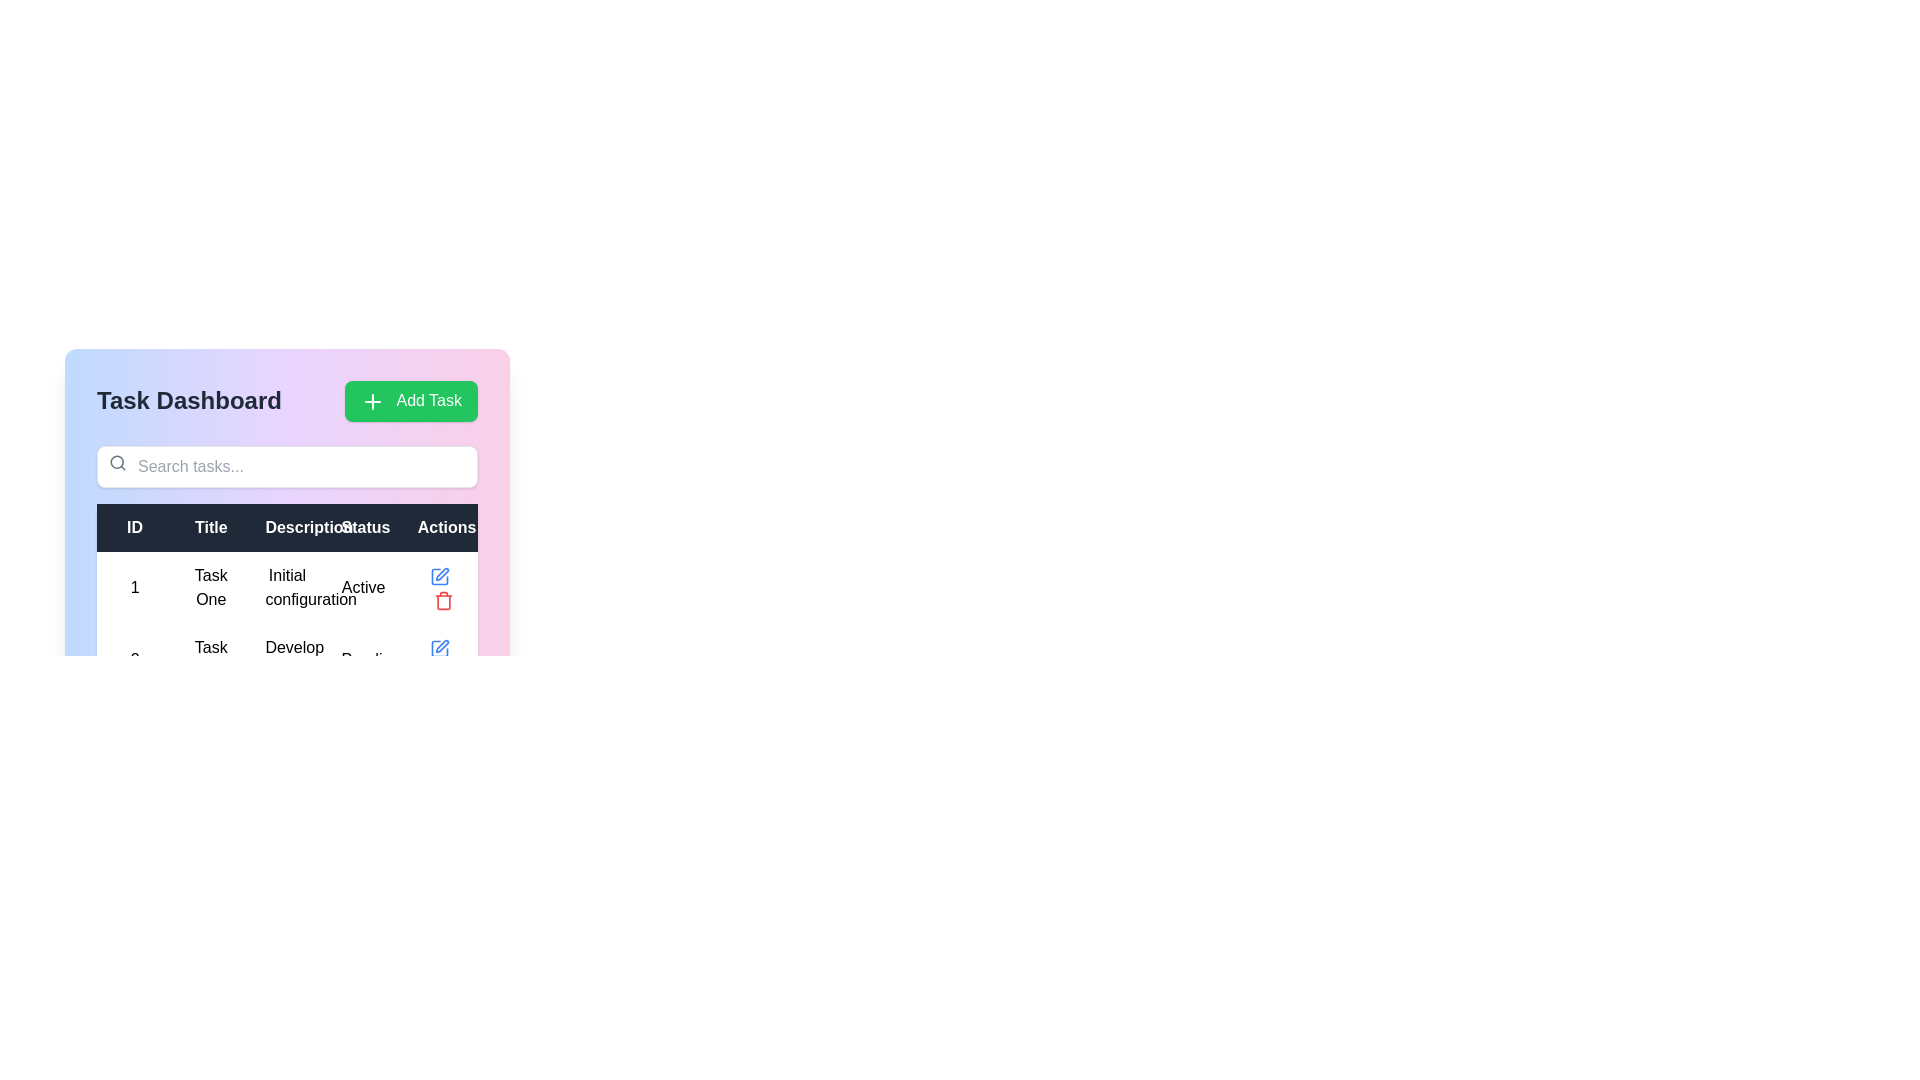 Image resolution: width=1920 pixels, height=1080 pixels. What do you see at coordinates (438, 575) in the screenshot?
I see `the edit button located in the first row of the table under the 'Actions' column, which is the second interactive element in that cell` at bounding box center [438, 575].